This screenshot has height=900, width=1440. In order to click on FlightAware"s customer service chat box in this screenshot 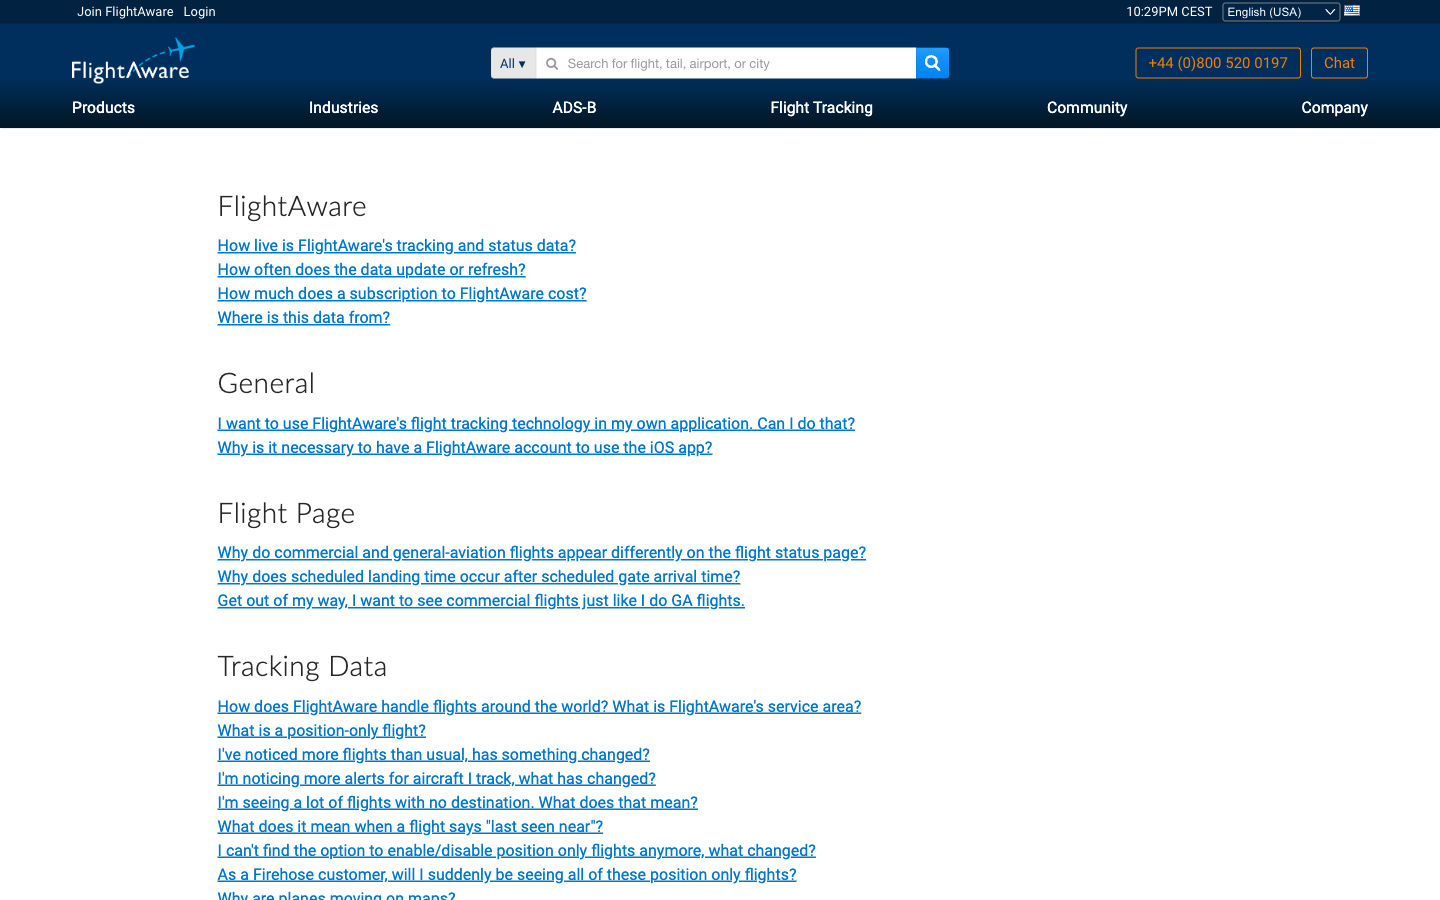, I will do `click(1338, 62)`.